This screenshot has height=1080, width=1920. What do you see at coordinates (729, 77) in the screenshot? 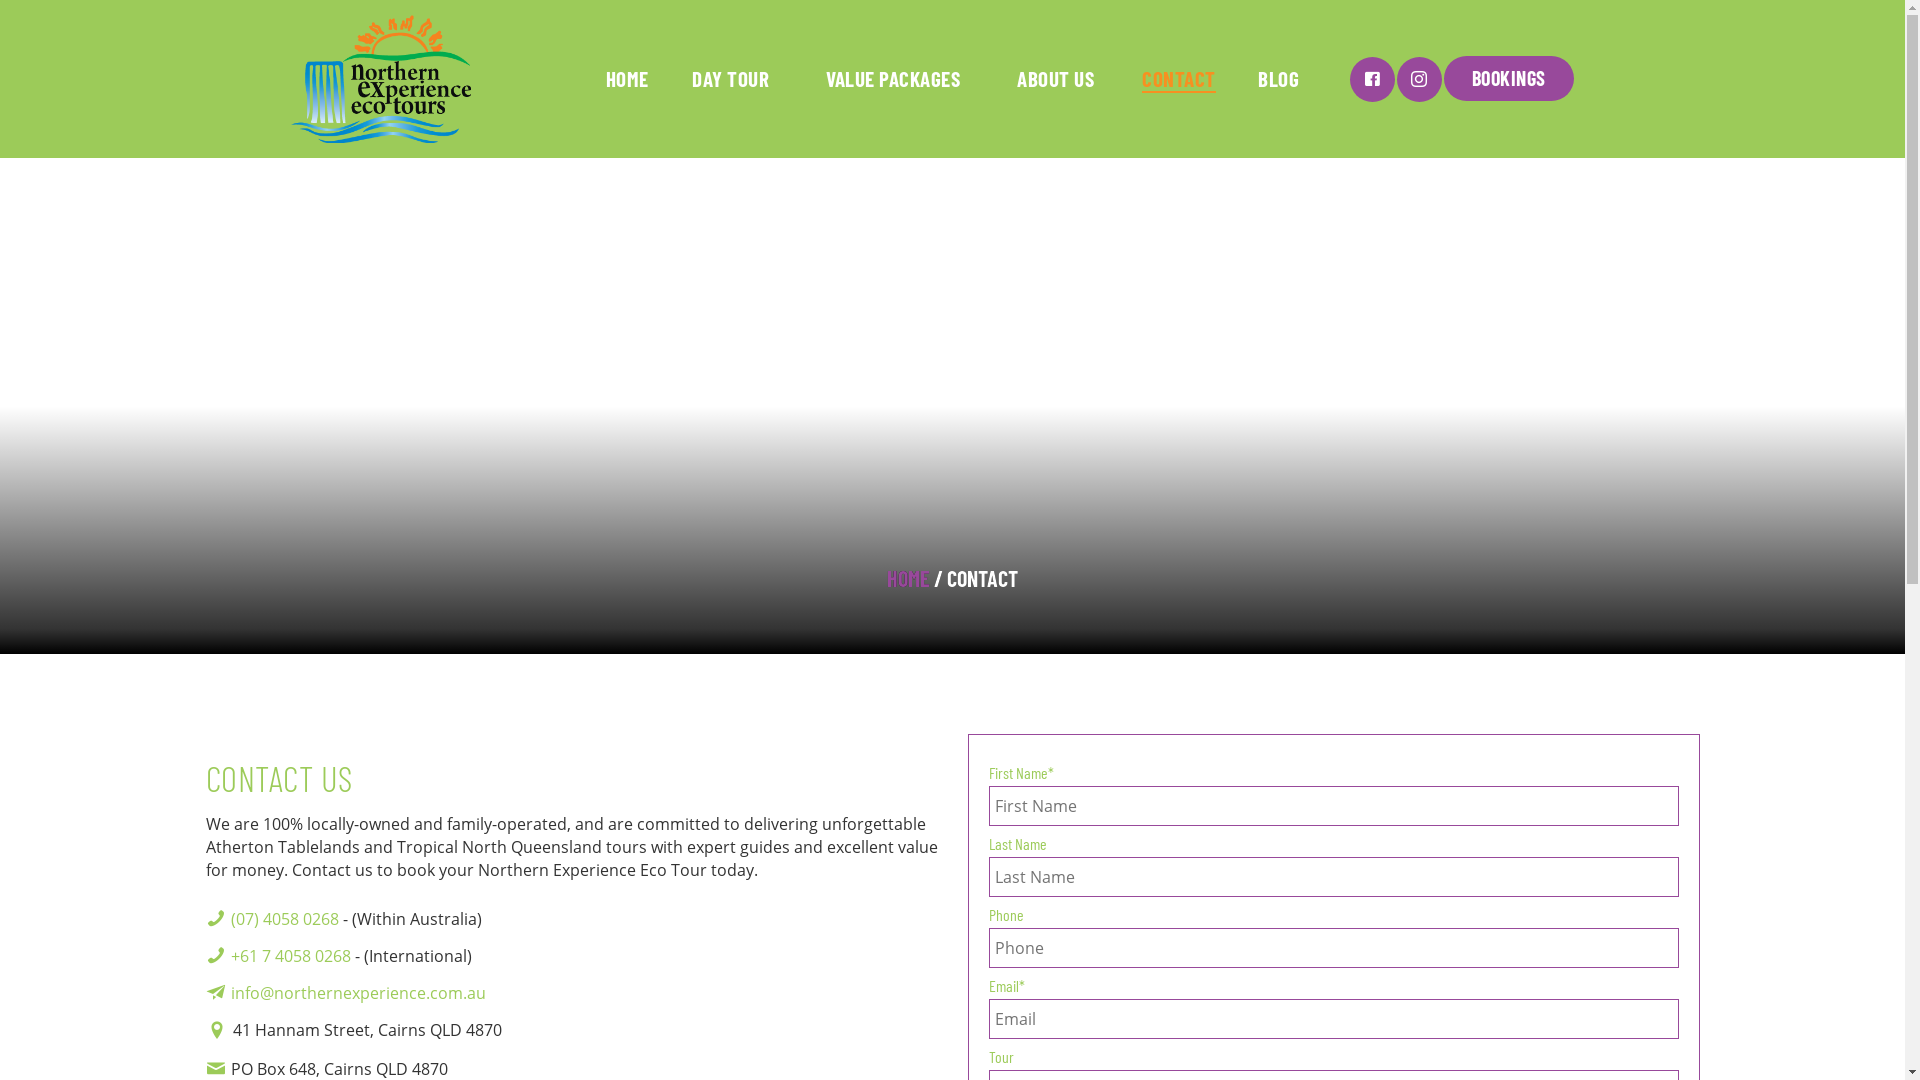
I see `'DAY TOUR'` at bounding box center [729, 77].